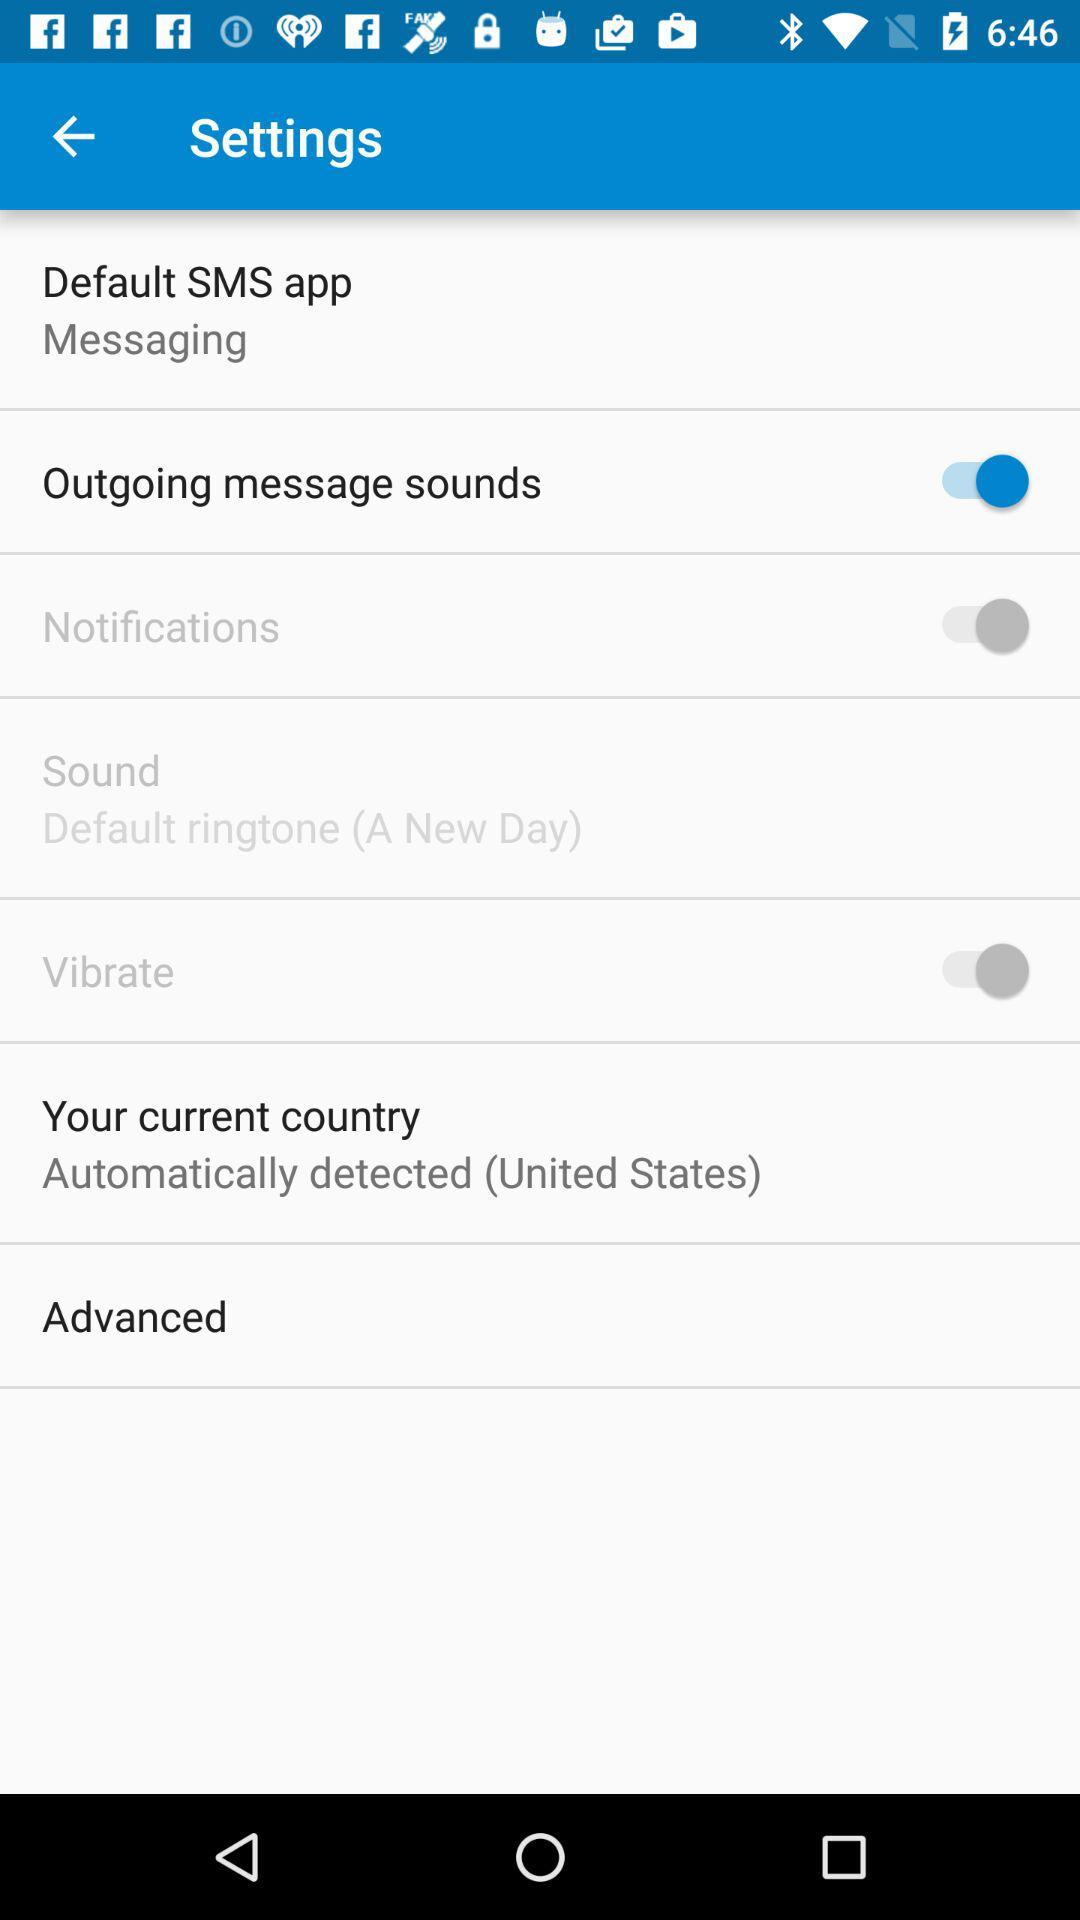 The image size is (1080, 1920). What do you see at coordinates (312, 826) in the screenshot?
I see `the default ringtone a item` at bounding box center [312, 826].